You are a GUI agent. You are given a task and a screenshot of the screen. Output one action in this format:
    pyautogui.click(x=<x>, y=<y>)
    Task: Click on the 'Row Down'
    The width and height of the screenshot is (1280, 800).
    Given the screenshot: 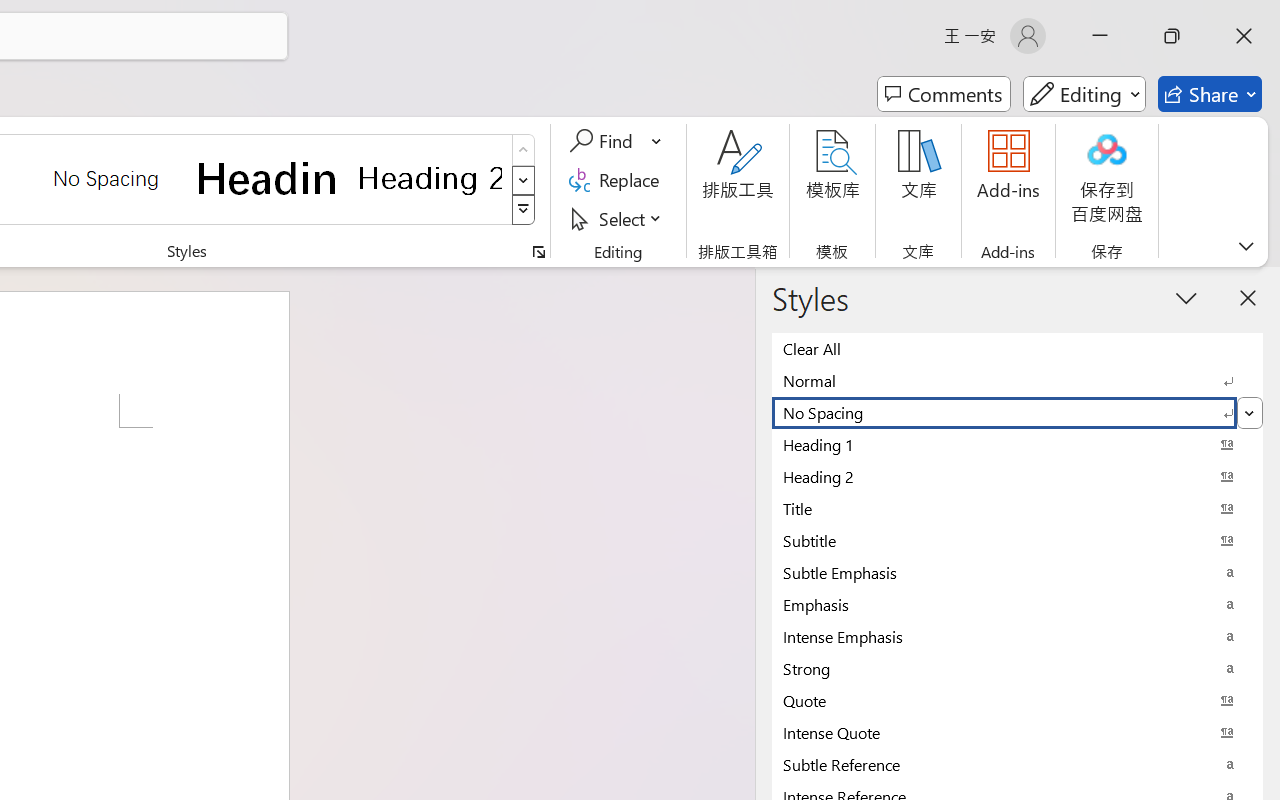 What is the action you would take?
    pyautogui.click(x=523, y=179)
    